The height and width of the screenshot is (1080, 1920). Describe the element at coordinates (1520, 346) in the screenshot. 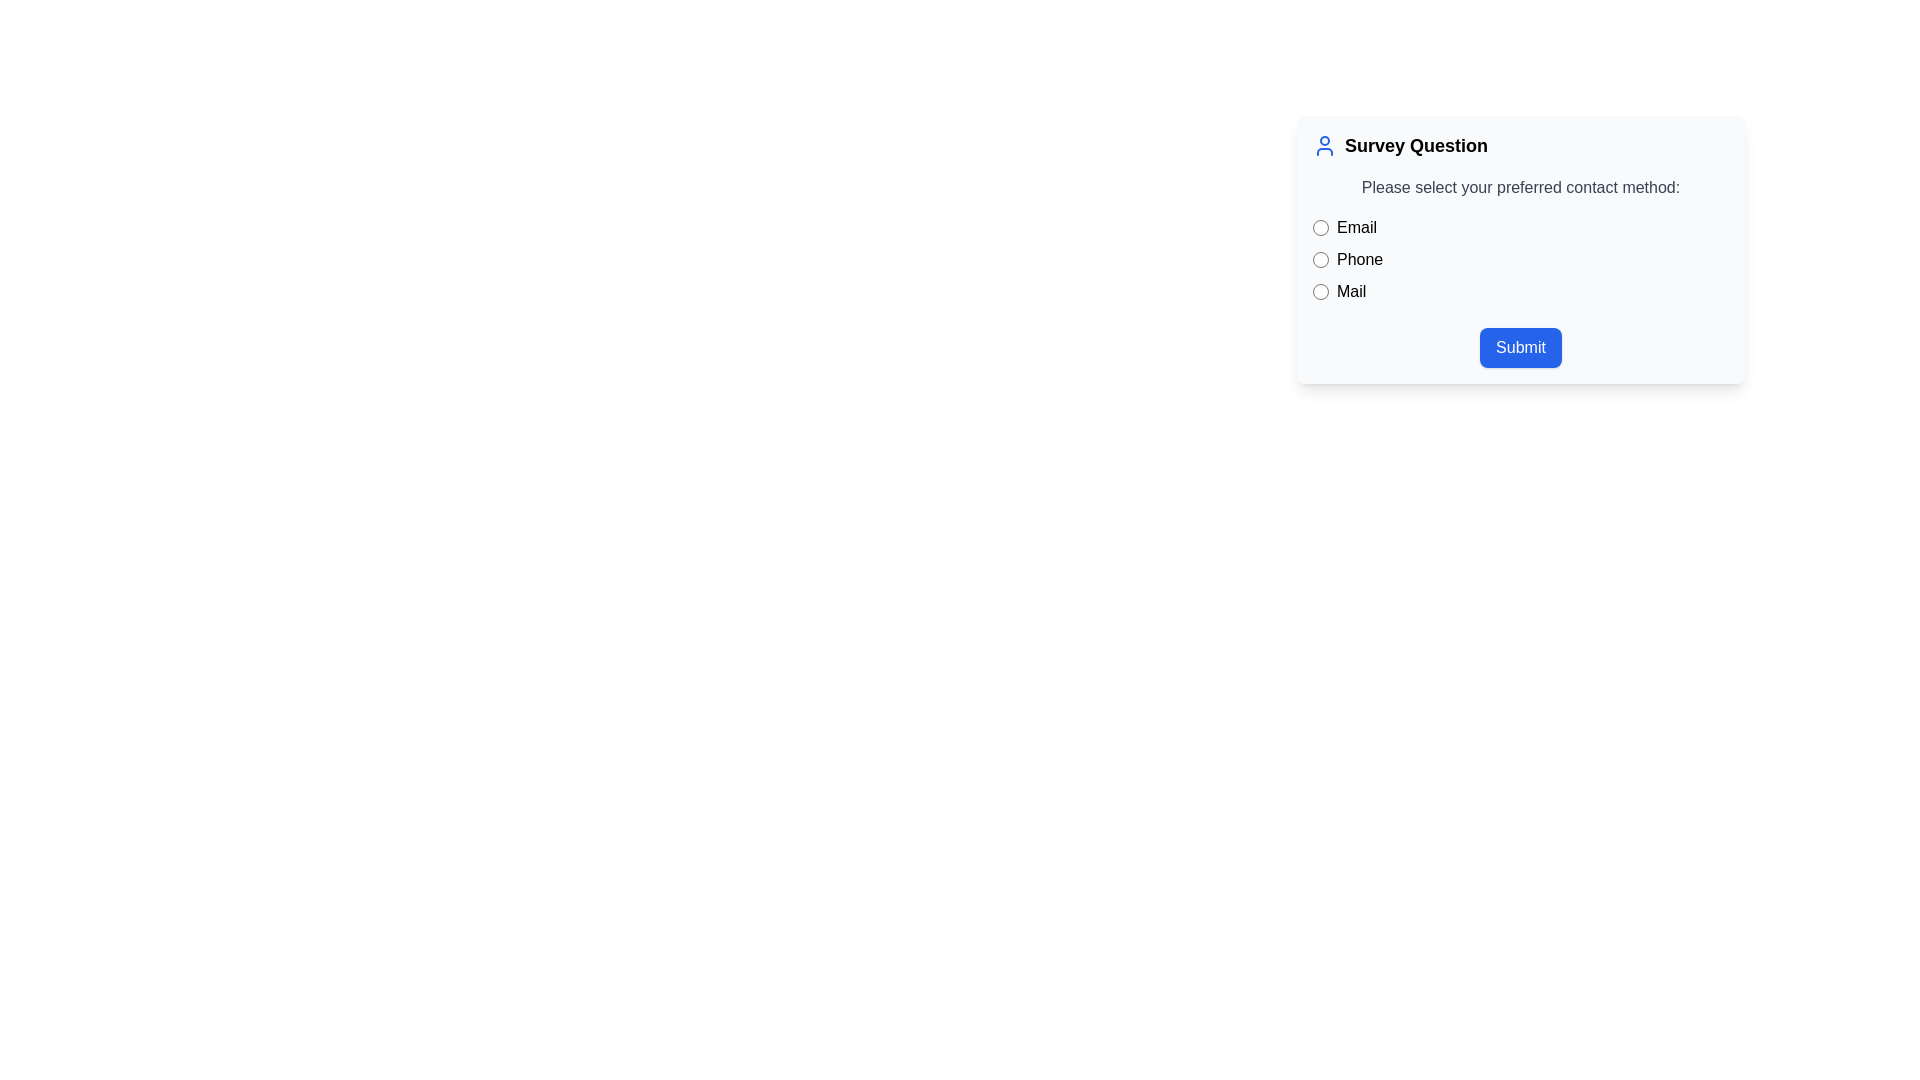

I see `the 'Submit' button, which is a rectangular button with rounded corners, a blue background, and white text, located at the bottom of the survey form` at that location.